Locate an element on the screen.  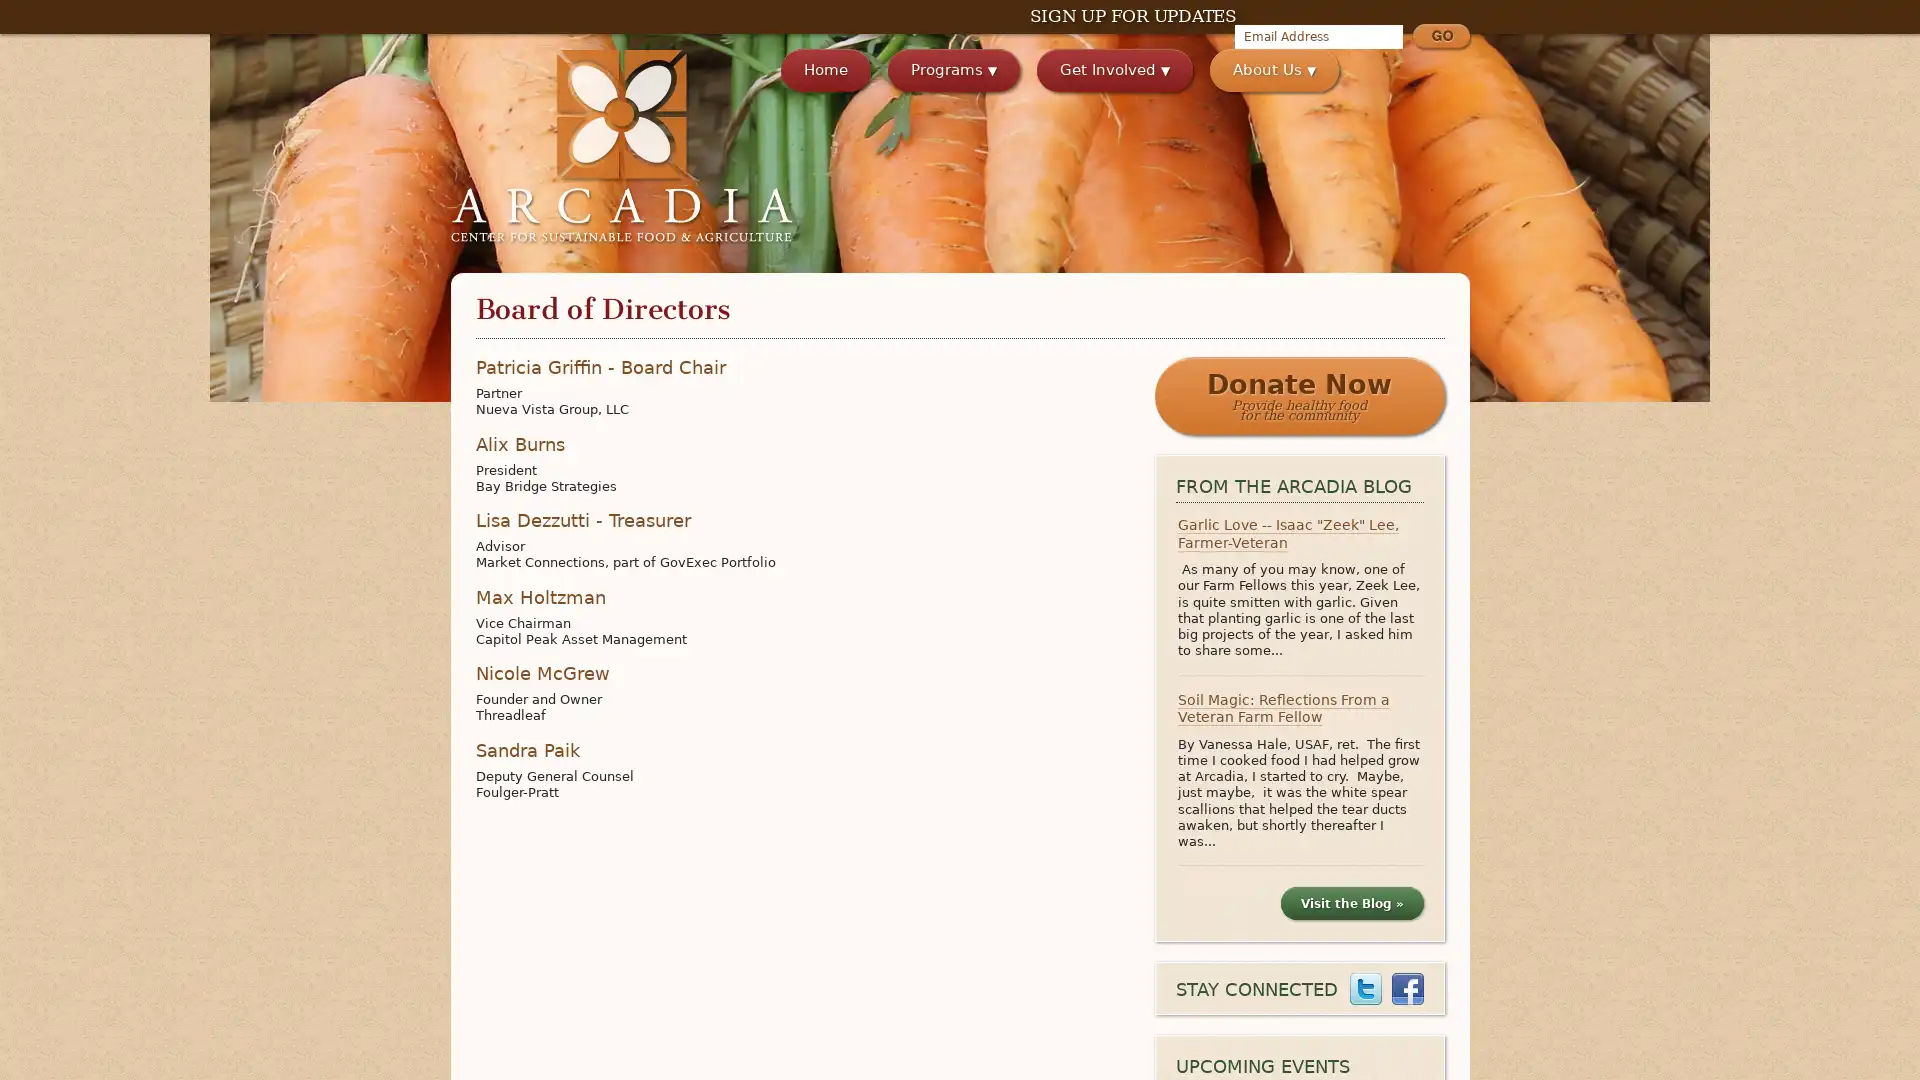
Submit is located at coordinates (1440, 38).